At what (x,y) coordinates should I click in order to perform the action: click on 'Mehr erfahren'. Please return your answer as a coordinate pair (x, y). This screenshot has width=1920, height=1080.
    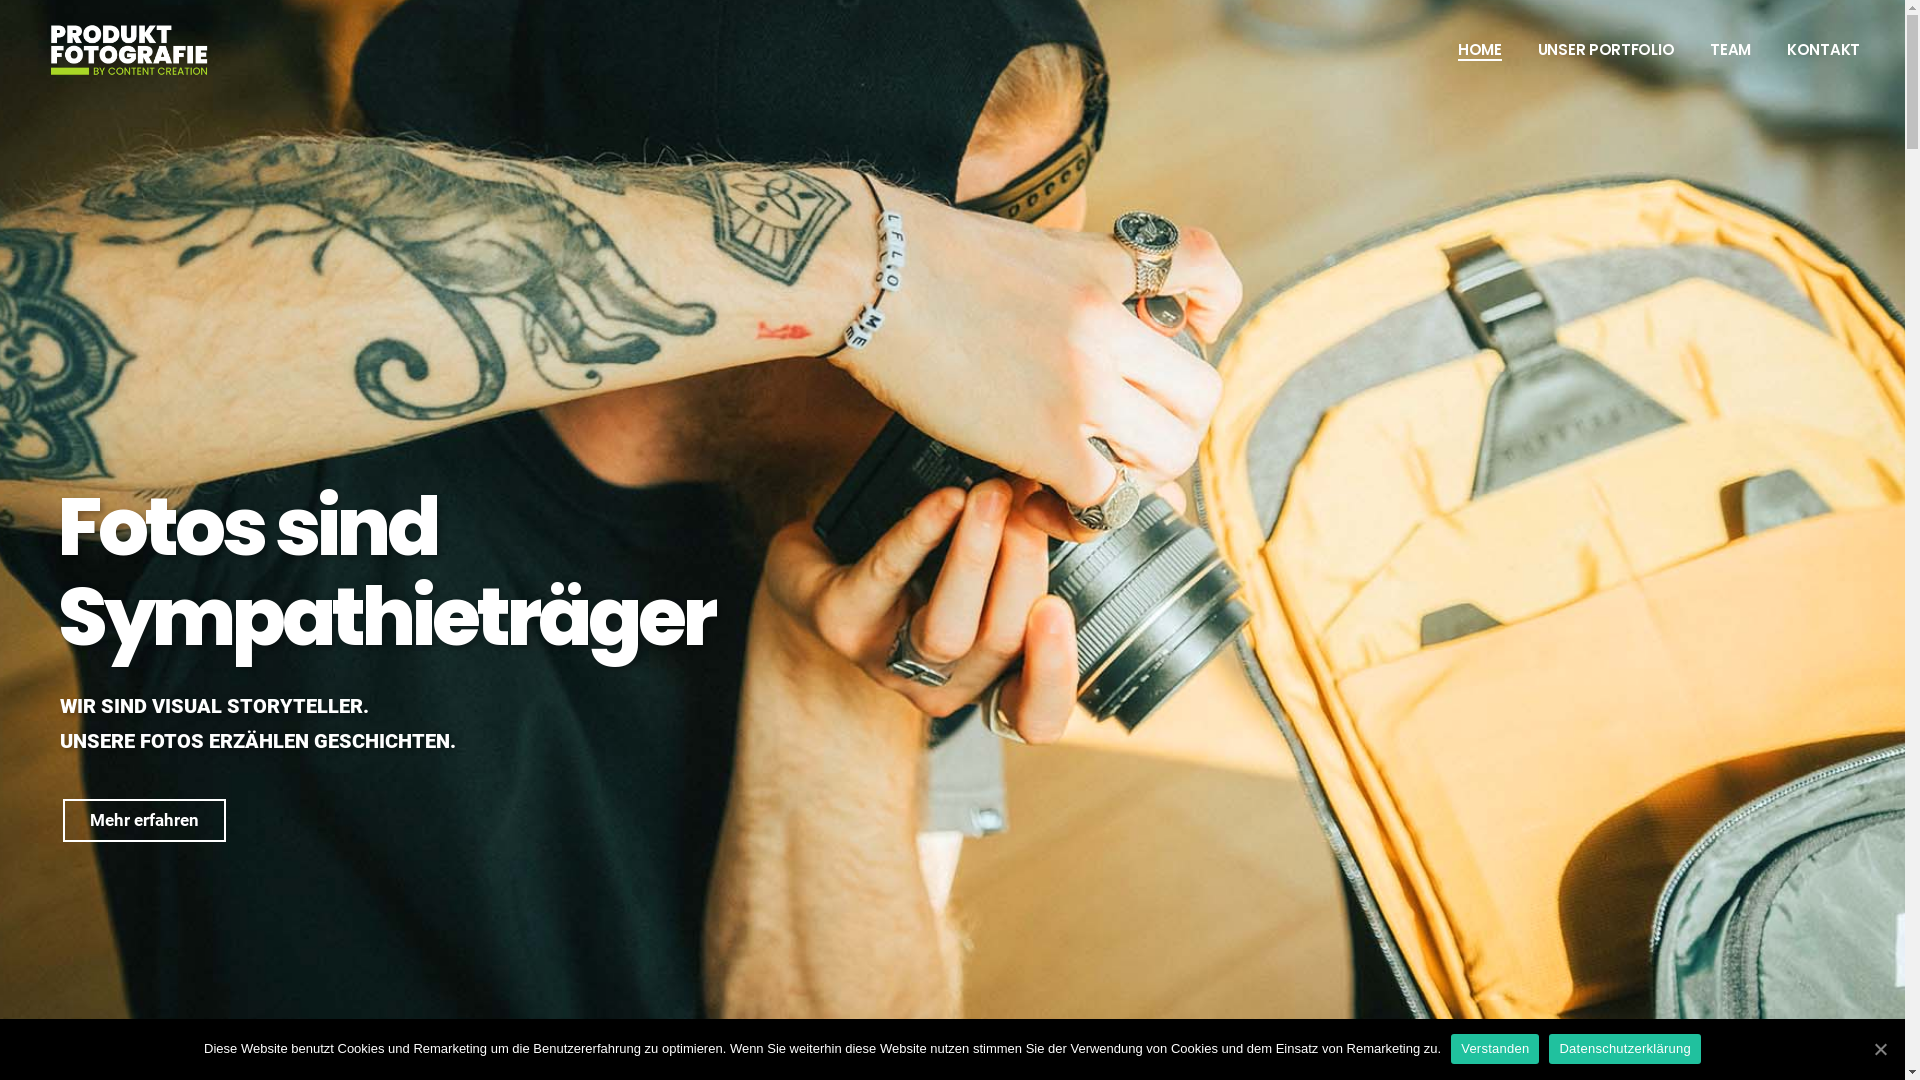
    Looking at the image, I should click on (143, 820).